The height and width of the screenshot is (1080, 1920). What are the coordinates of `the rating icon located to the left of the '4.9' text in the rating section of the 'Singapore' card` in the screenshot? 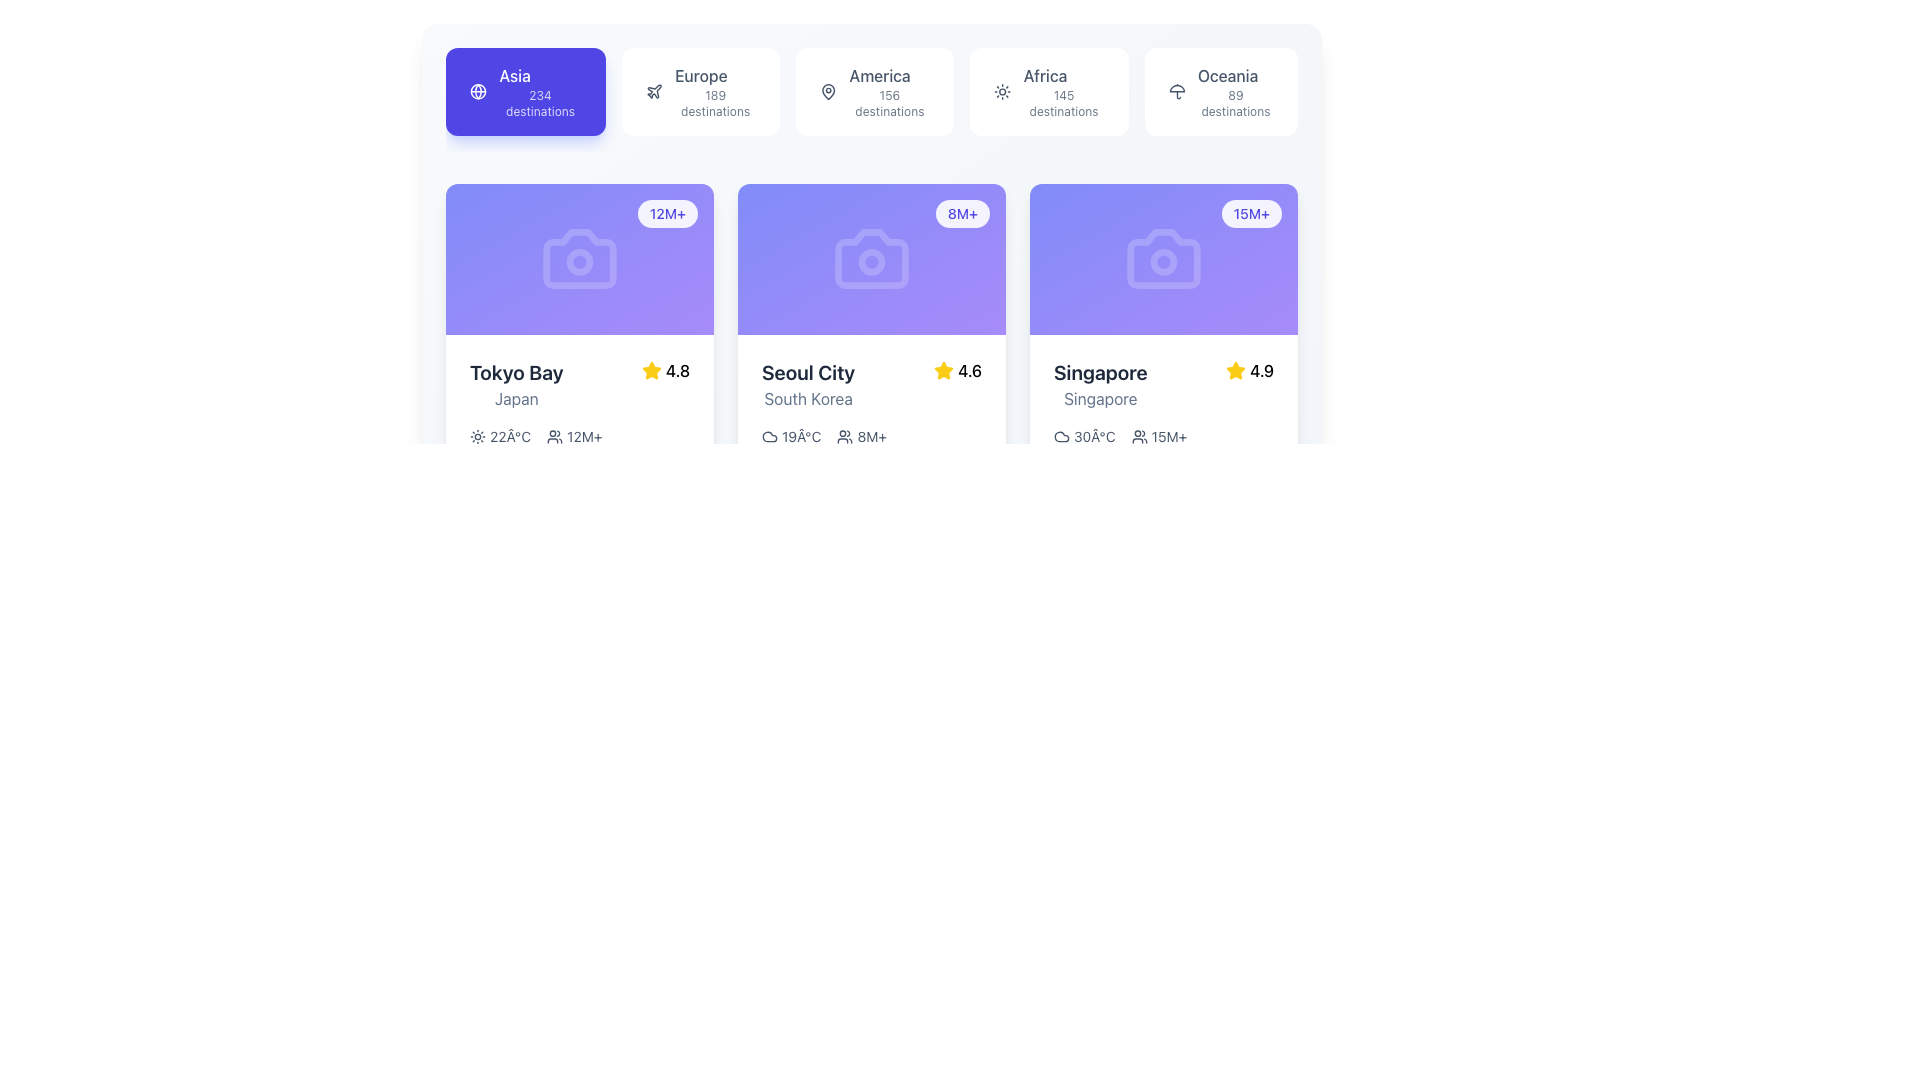 It's located at (1235, 370).